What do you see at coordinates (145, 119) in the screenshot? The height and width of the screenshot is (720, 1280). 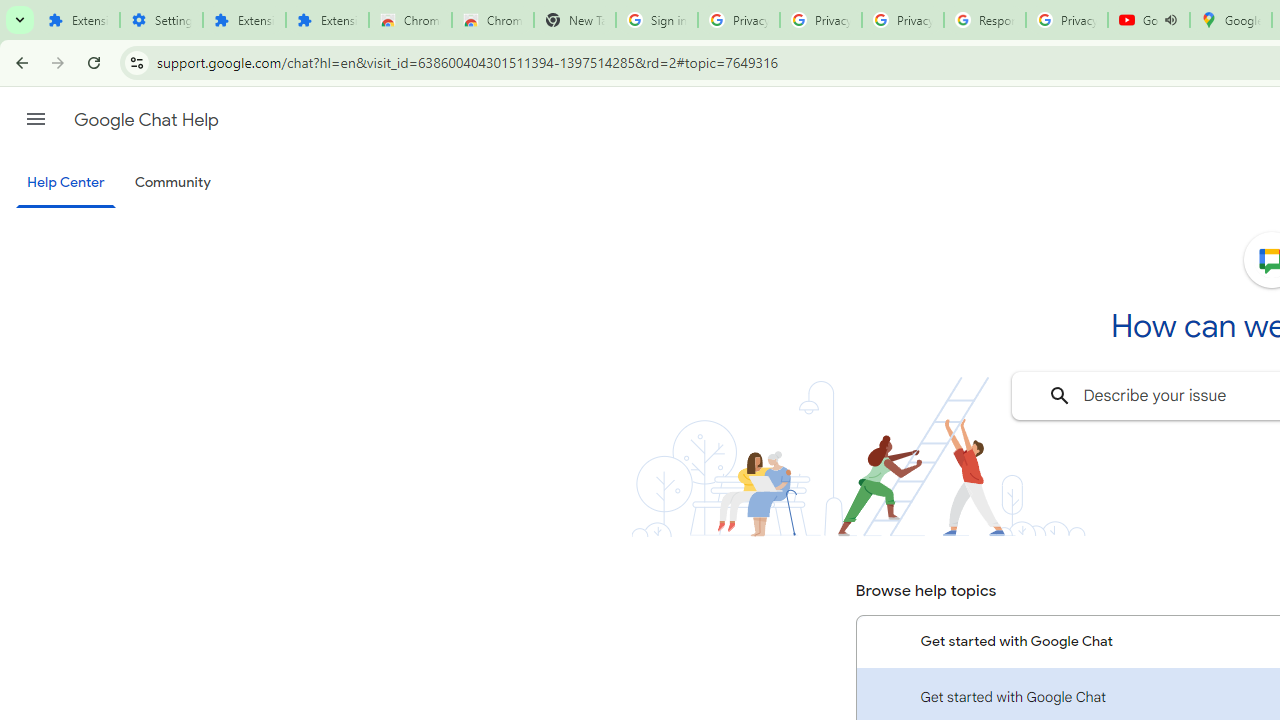 I see `'Google Chat Help'` at bounding box center [145, 119].